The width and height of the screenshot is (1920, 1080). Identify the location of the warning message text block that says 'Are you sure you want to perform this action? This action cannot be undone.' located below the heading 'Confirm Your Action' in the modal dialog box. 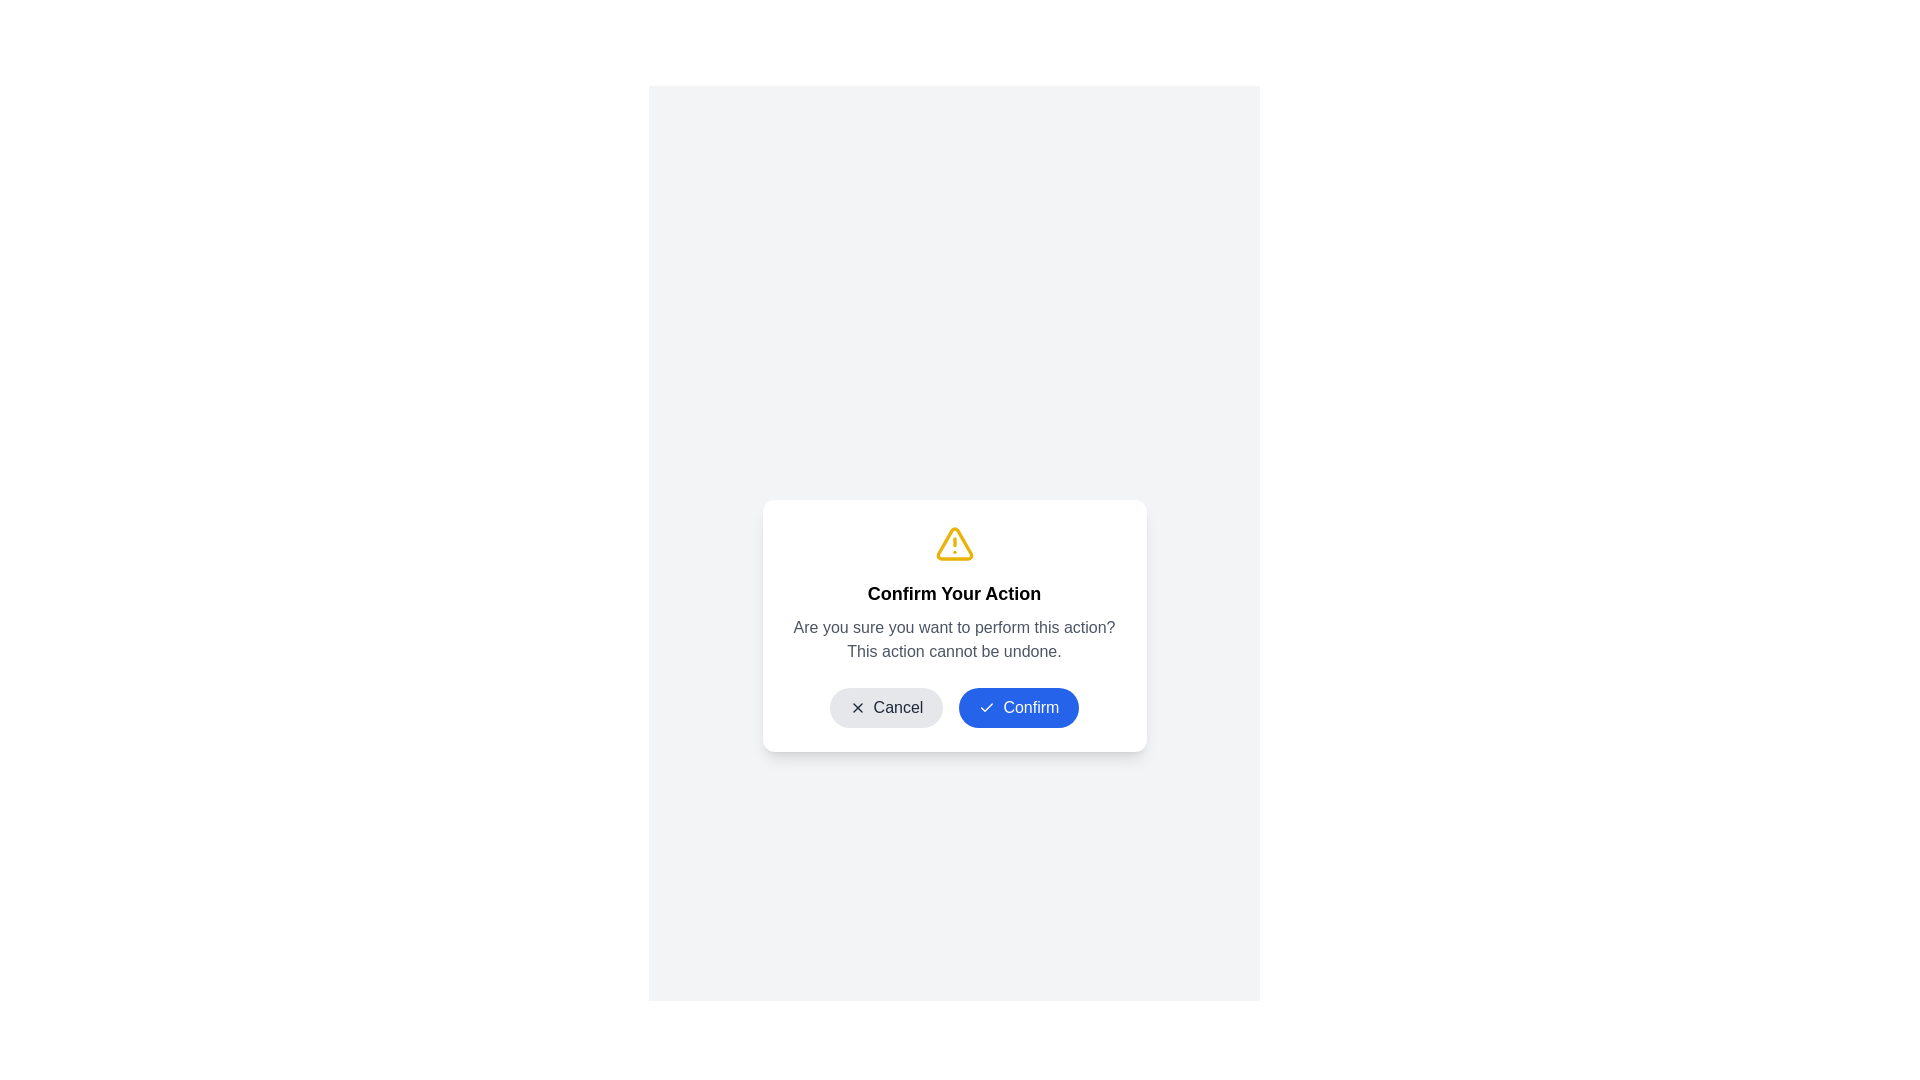
(953, 640).